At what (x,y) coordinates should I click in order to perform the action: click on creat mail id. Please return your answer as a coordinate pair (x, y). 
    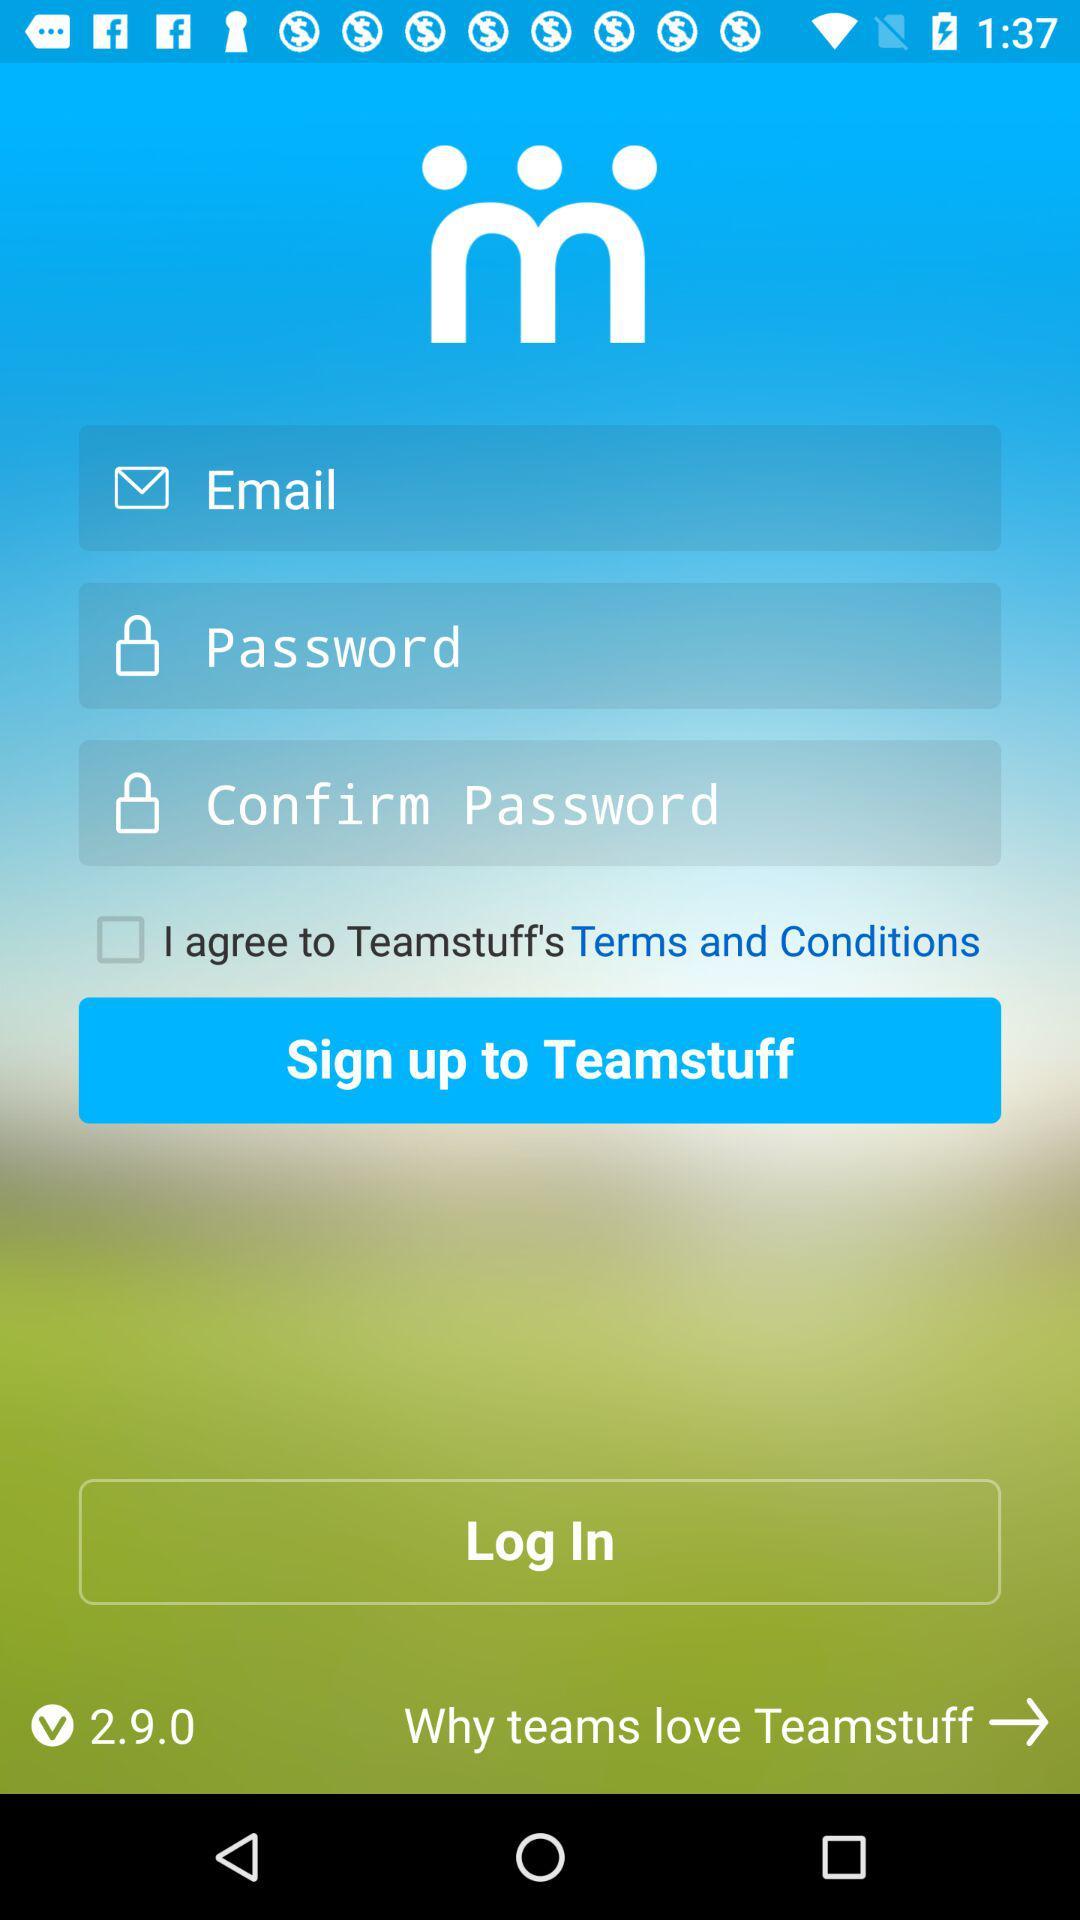
    Looking at the image, I should click on (540, 488).